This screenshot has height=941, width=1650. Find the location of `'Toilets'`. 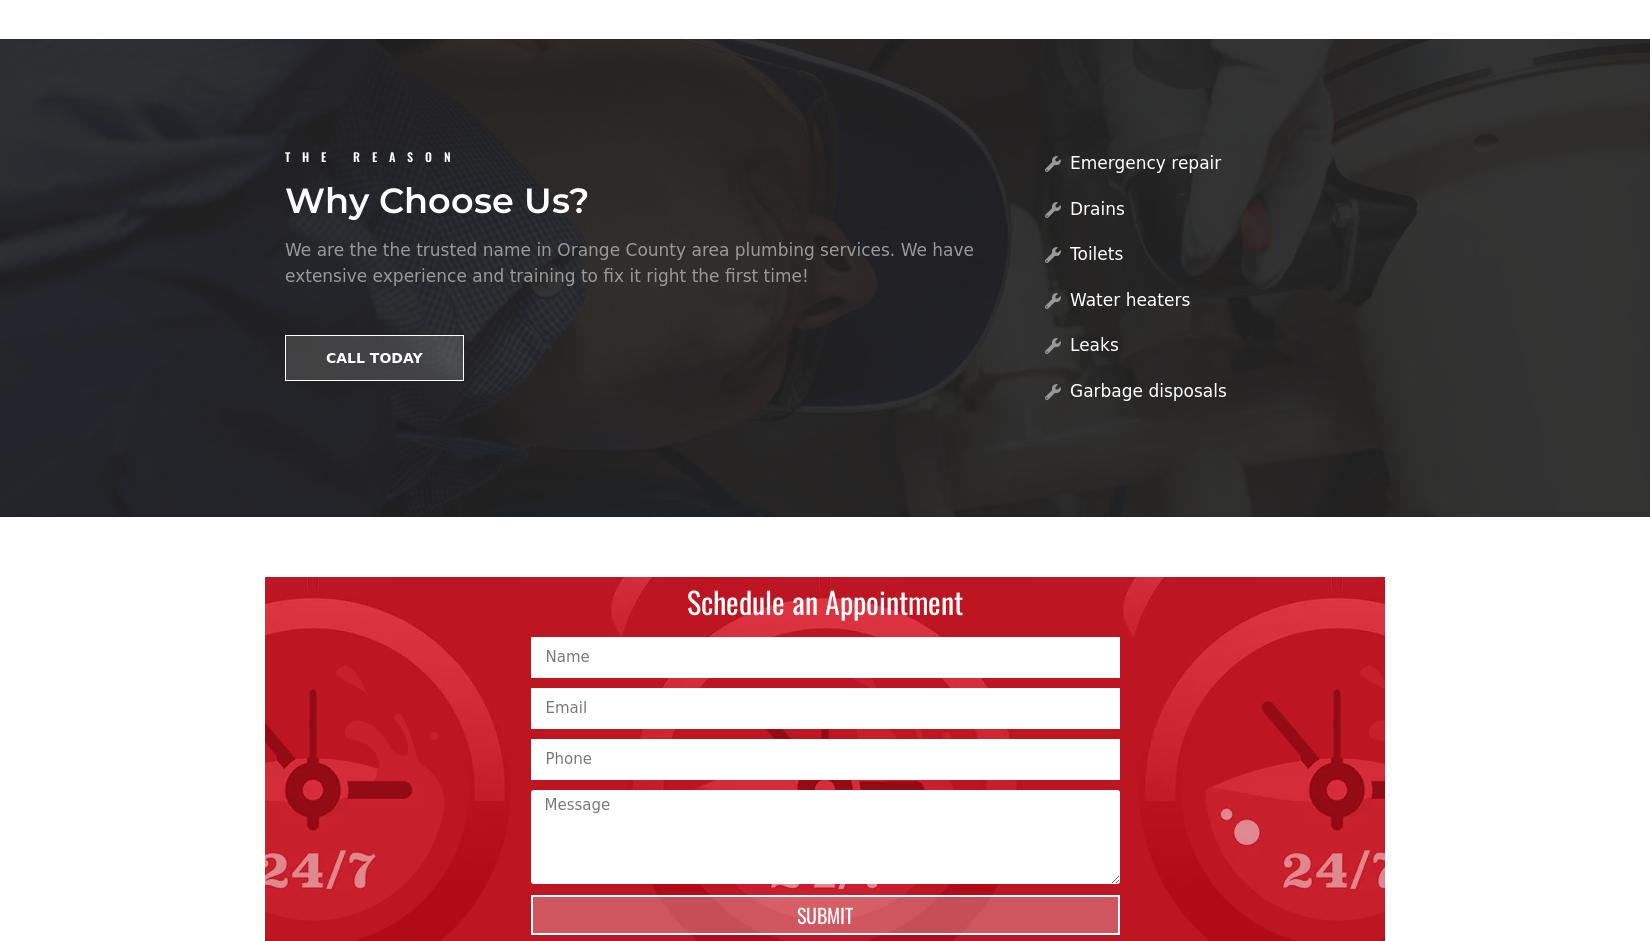

'Toilets' is located at coordinates (1069, 252).